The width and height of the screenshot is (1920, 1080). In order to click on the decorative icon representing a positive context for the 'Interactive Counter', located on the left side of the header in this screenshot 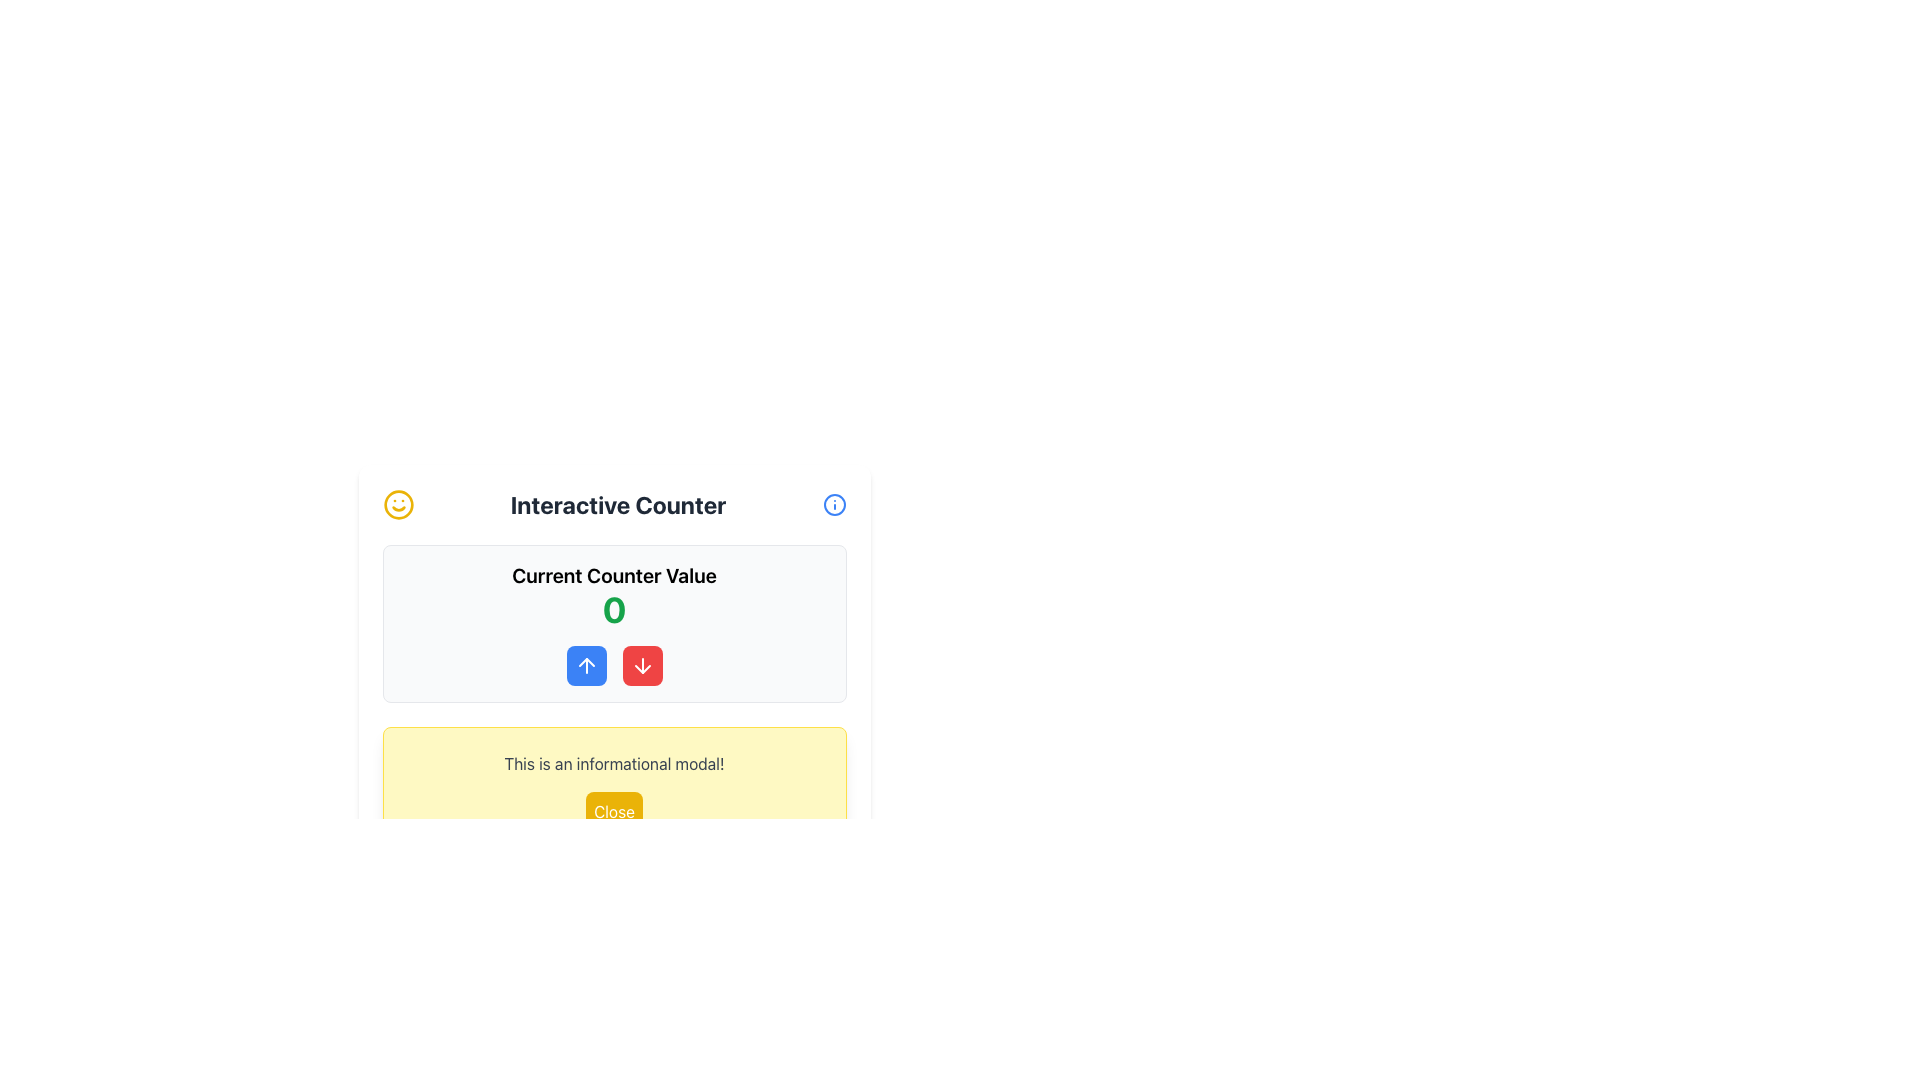, I will do `click(398, 504)`.